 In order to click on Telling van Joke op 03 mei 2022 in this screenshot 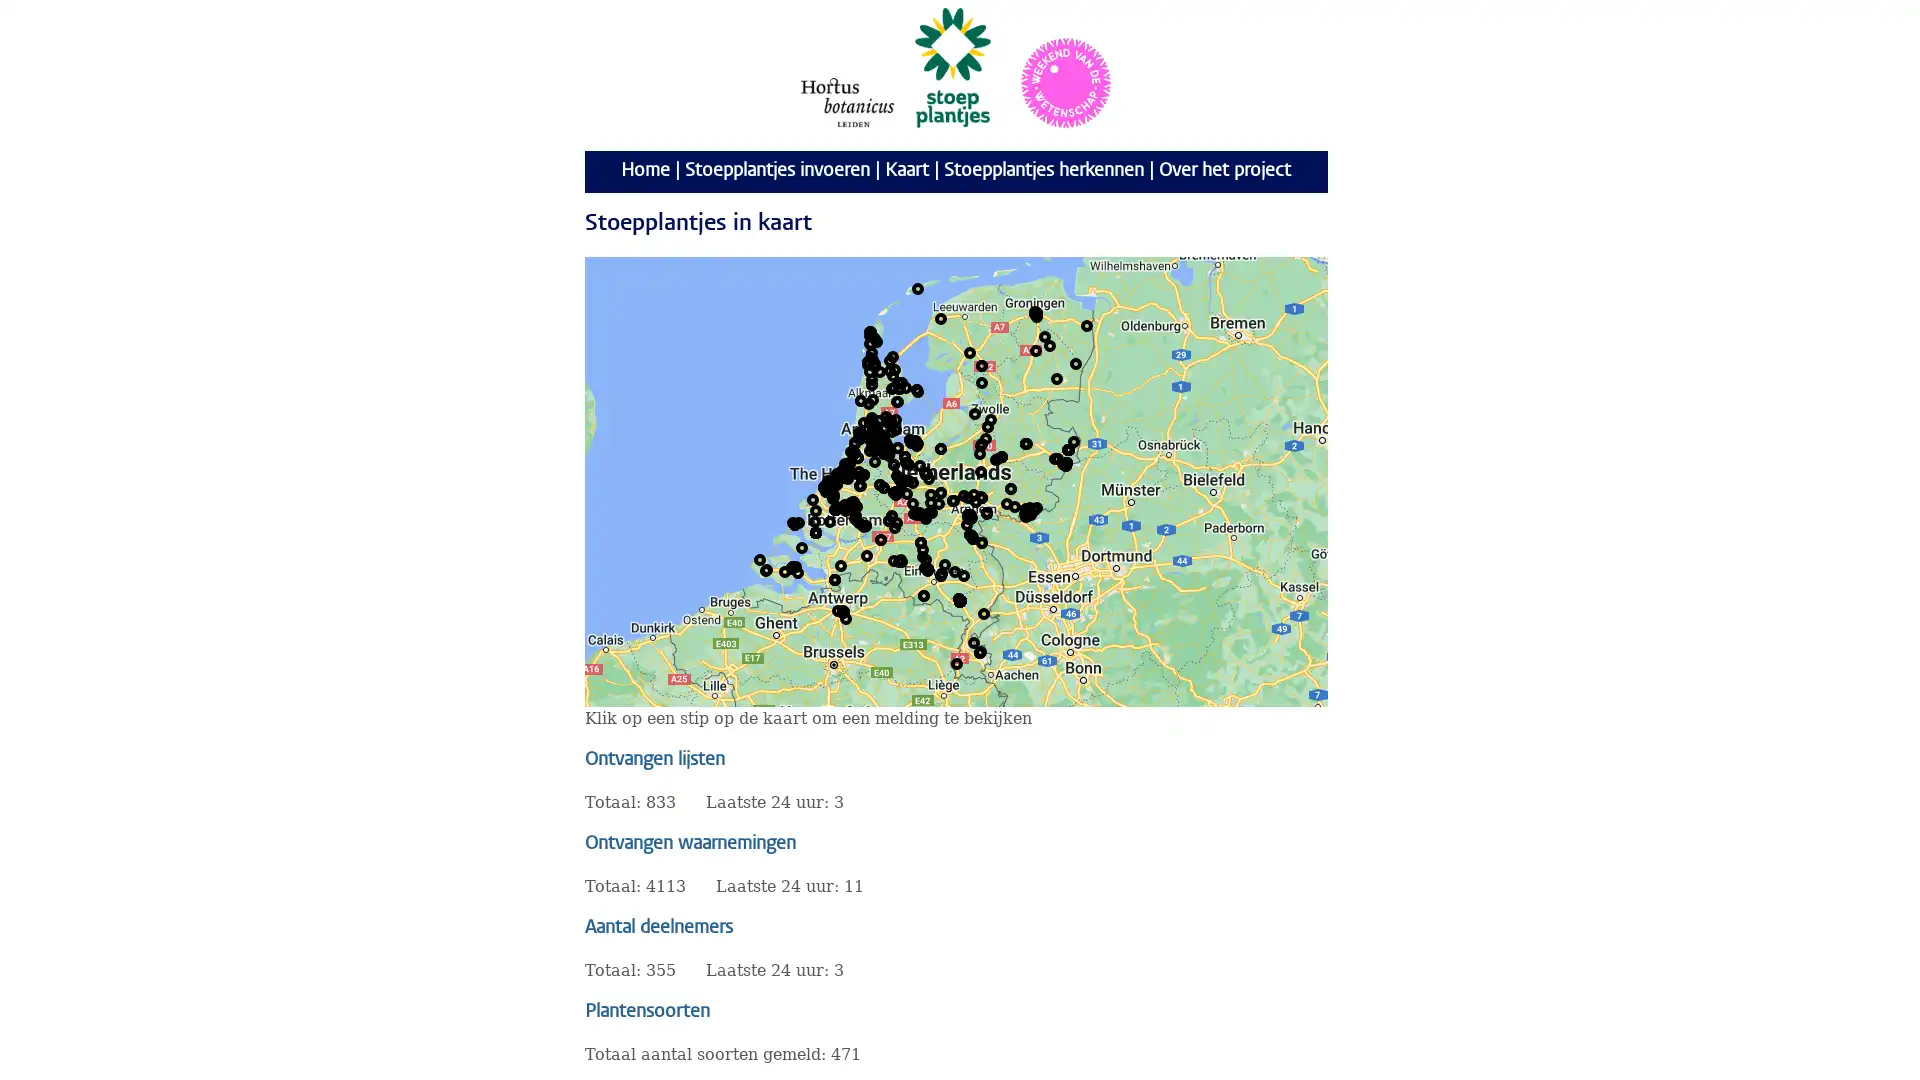, I will do `click(882, 486)`.